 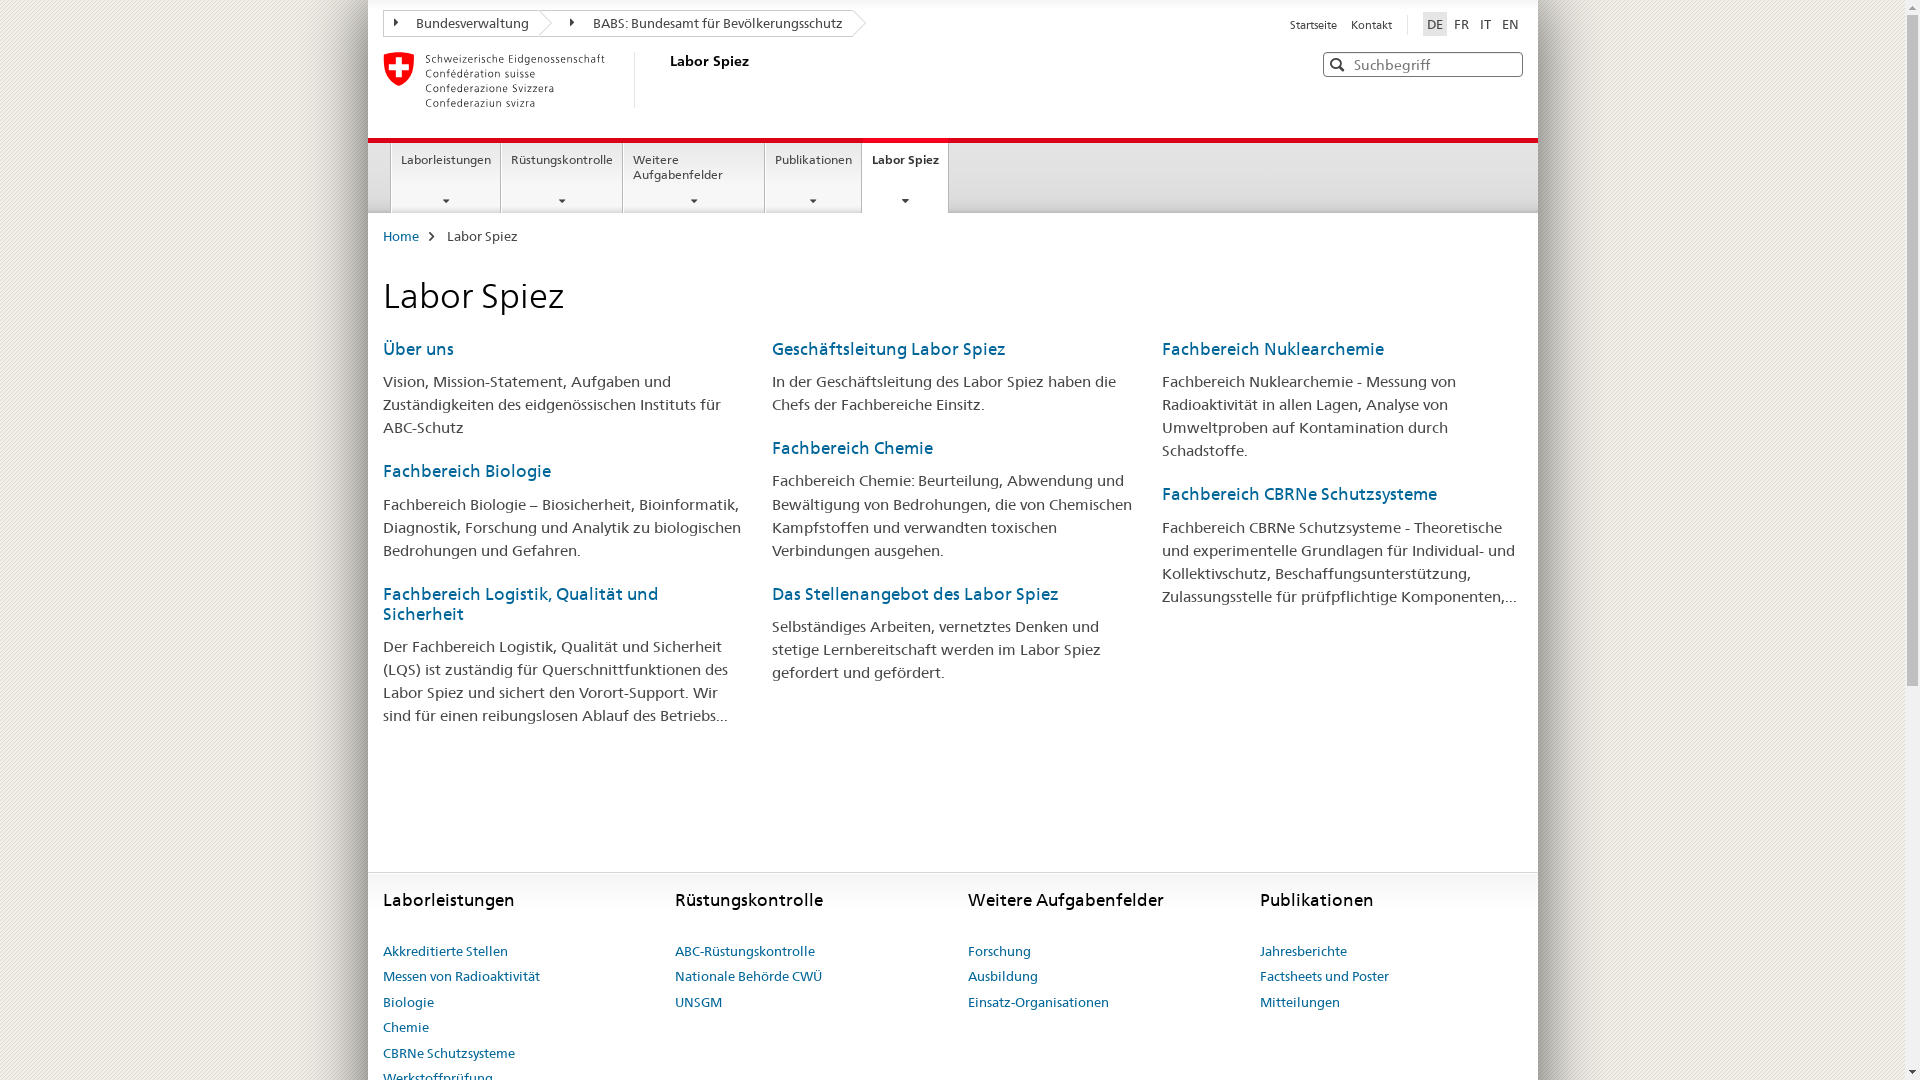 I want to click on 'FR', so click(x=1461, y=23).